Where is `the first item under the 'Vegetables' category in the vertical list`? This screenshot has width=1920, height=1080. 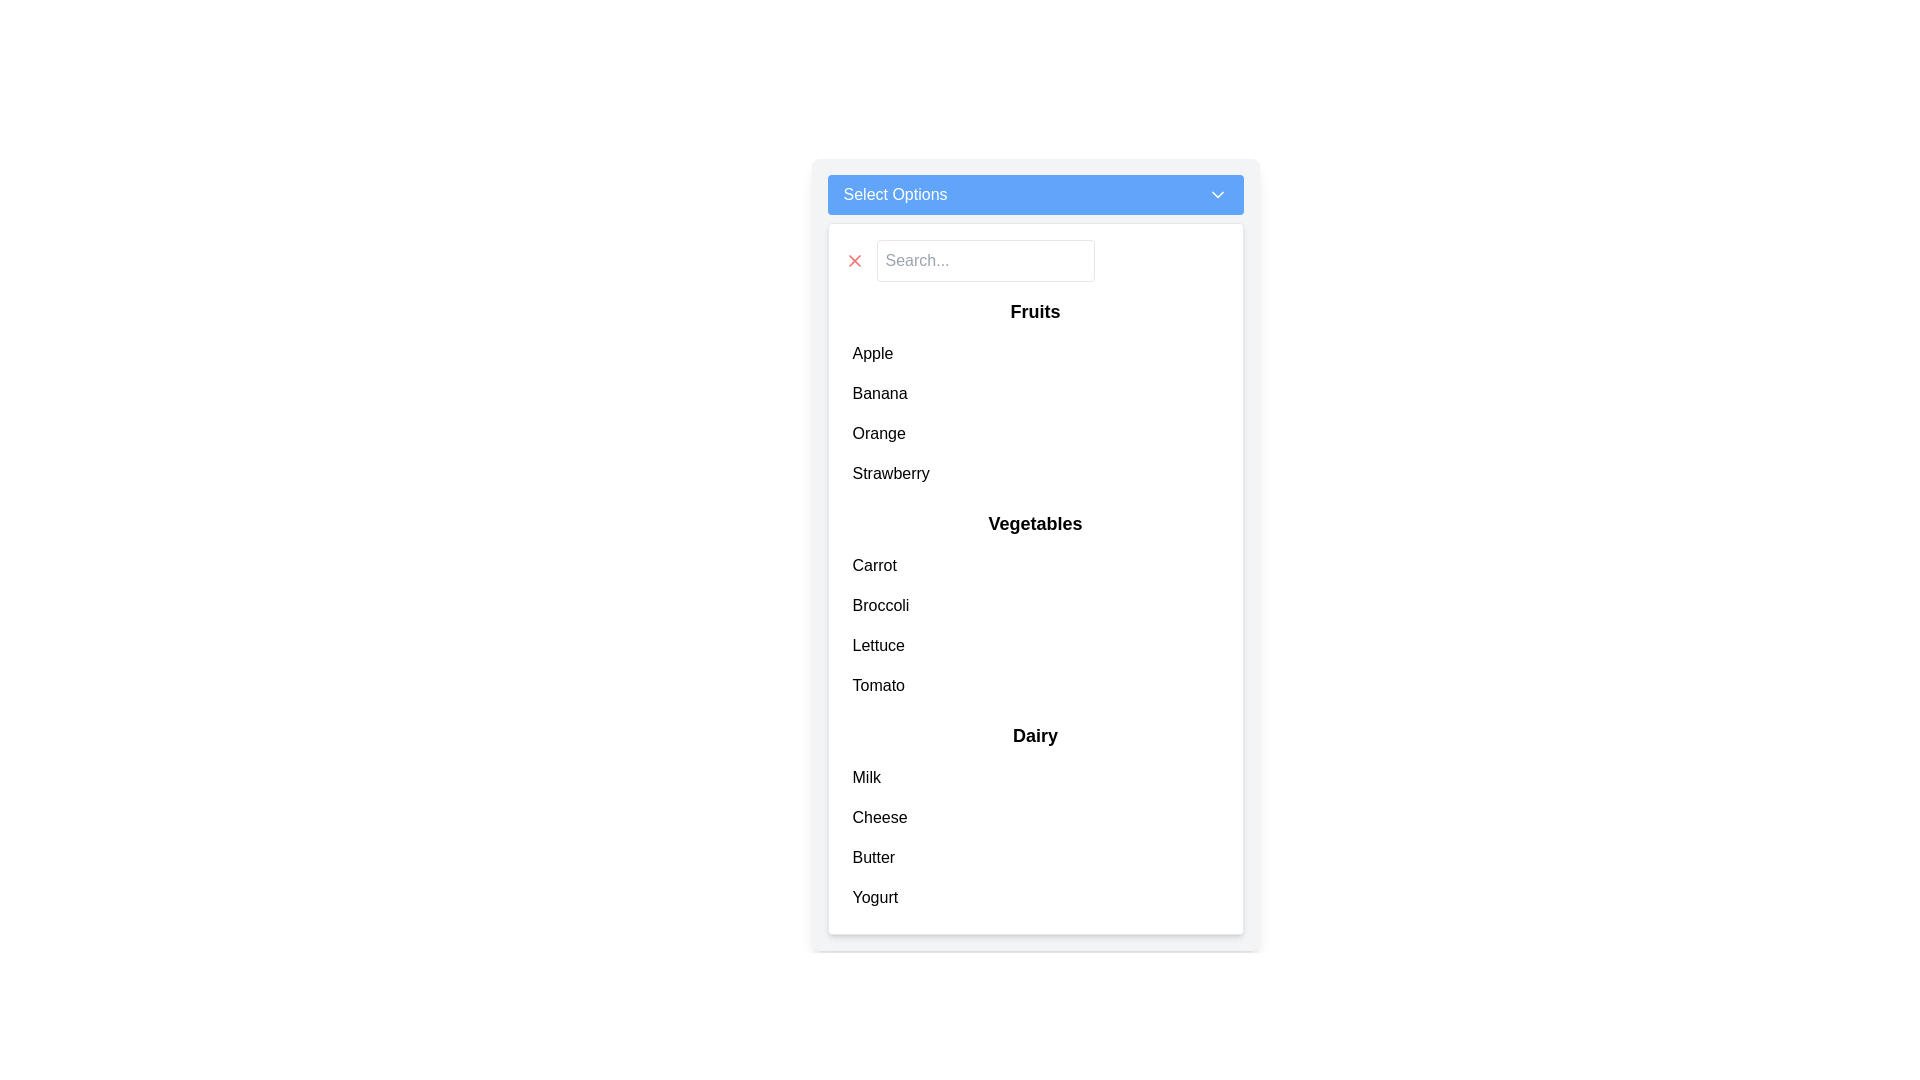 the first item under the 'Vegetables' category in the vertical list is located at coordinates (1035, 566).